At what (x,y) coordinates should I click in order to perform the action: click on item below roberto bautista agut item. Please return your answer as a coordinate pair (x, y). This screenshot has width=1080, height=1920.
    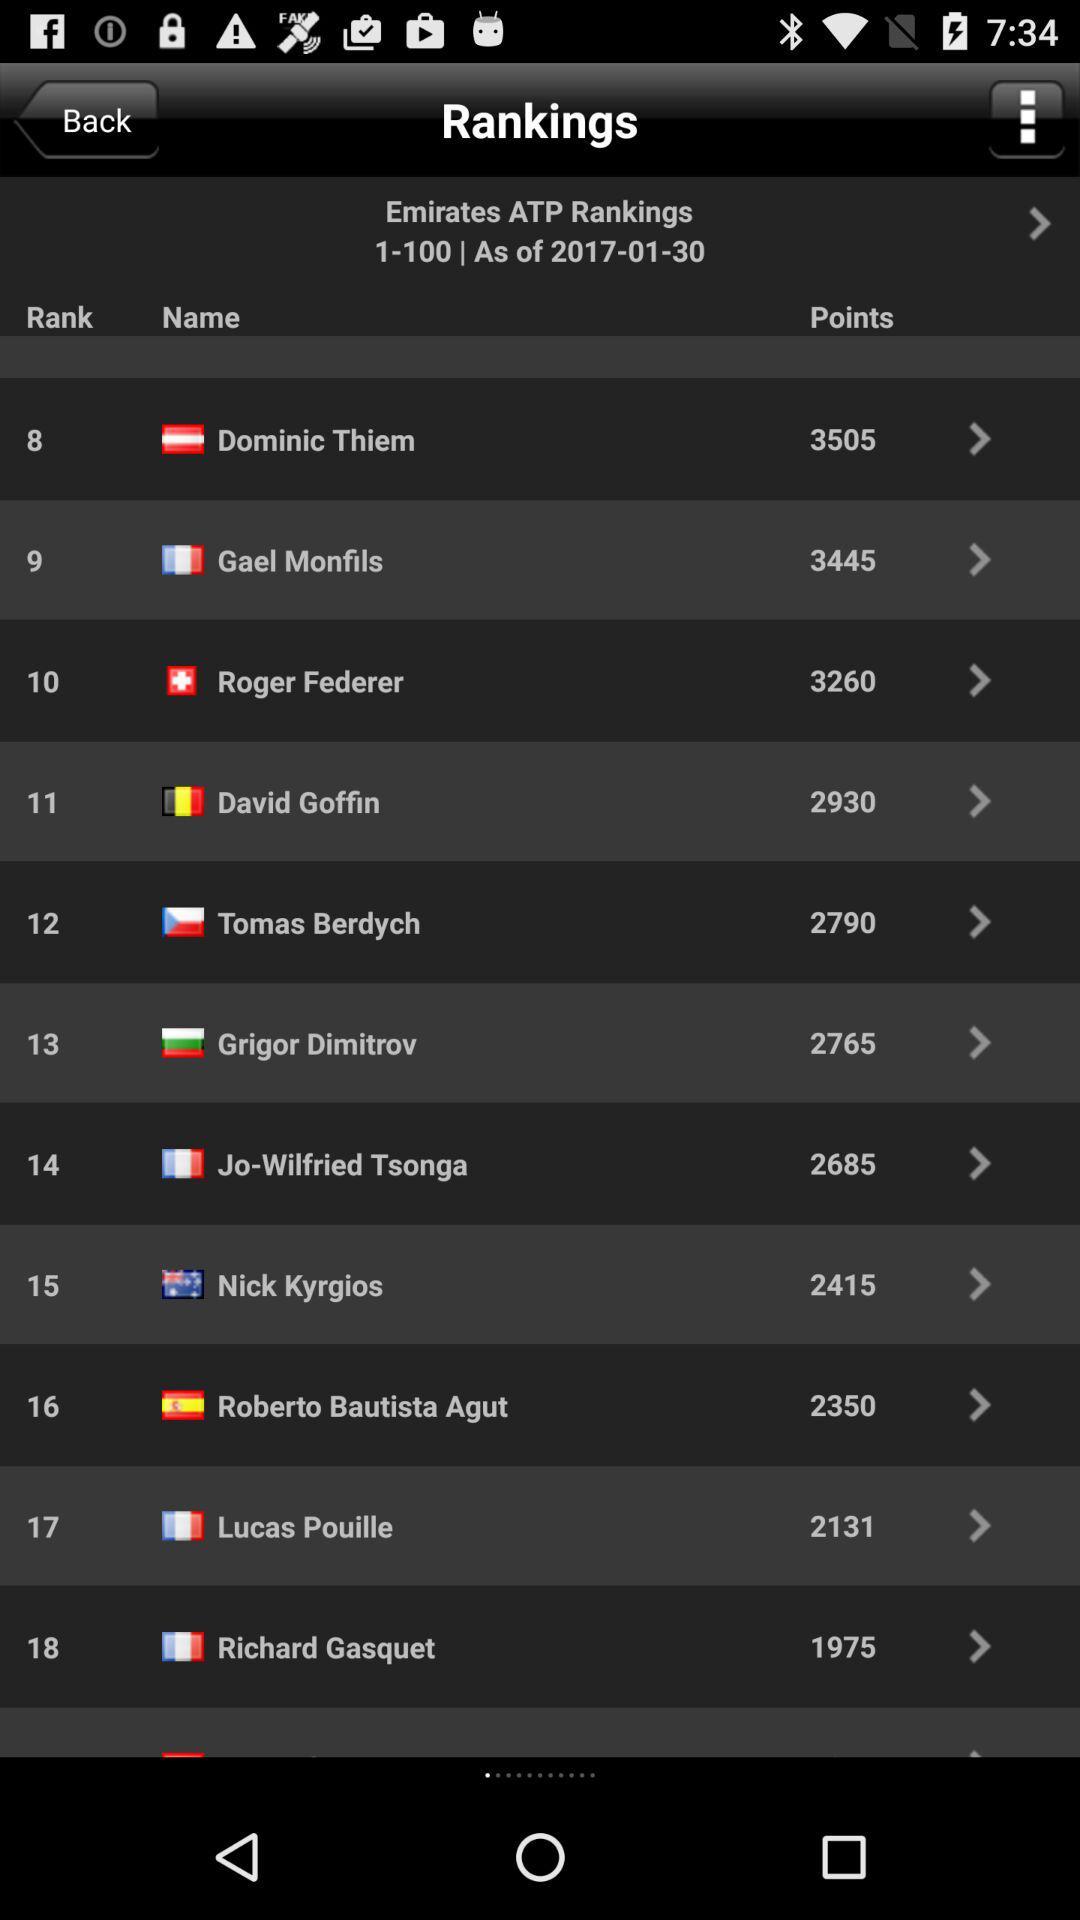
    Looking at the image, I should click on (518, 1775).